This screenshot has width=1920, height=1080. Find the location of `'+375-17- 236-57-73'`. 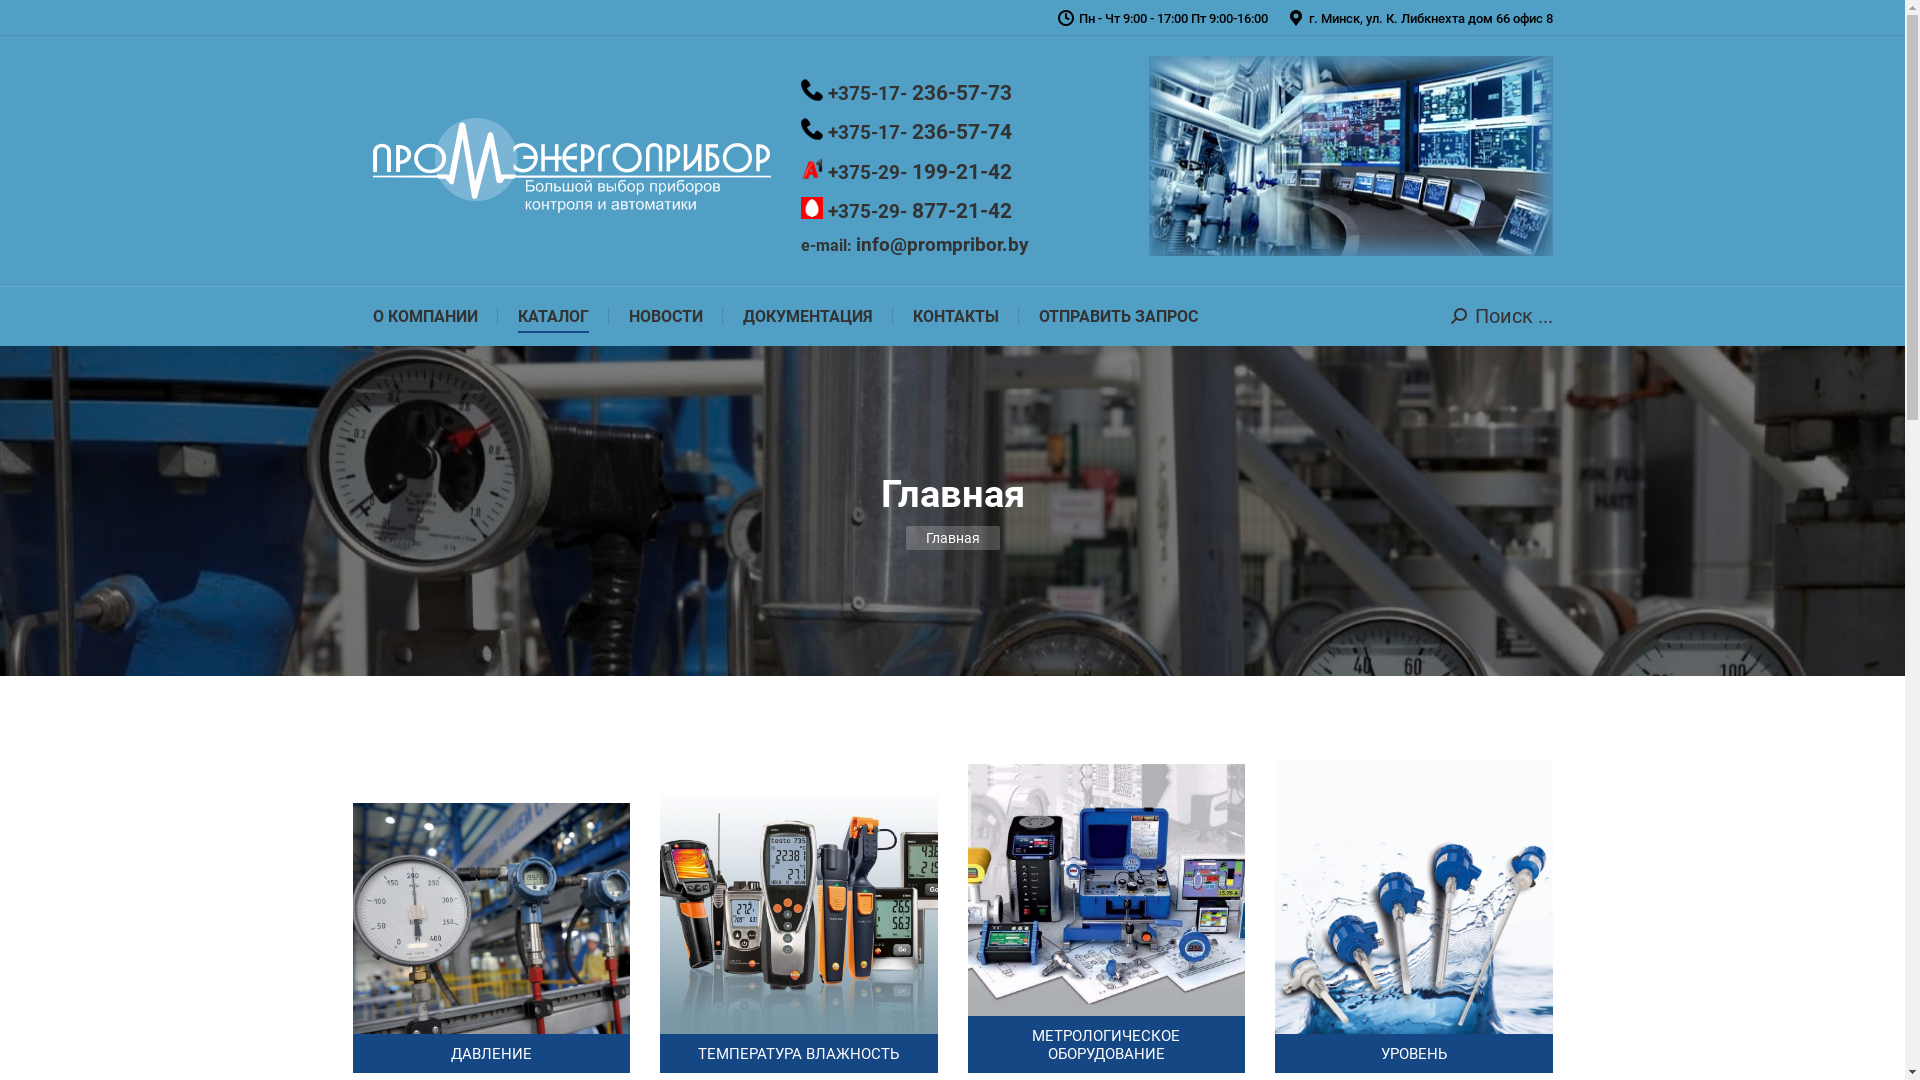

'+375-17- 236-57-73' is located at coordinates (904, 94).